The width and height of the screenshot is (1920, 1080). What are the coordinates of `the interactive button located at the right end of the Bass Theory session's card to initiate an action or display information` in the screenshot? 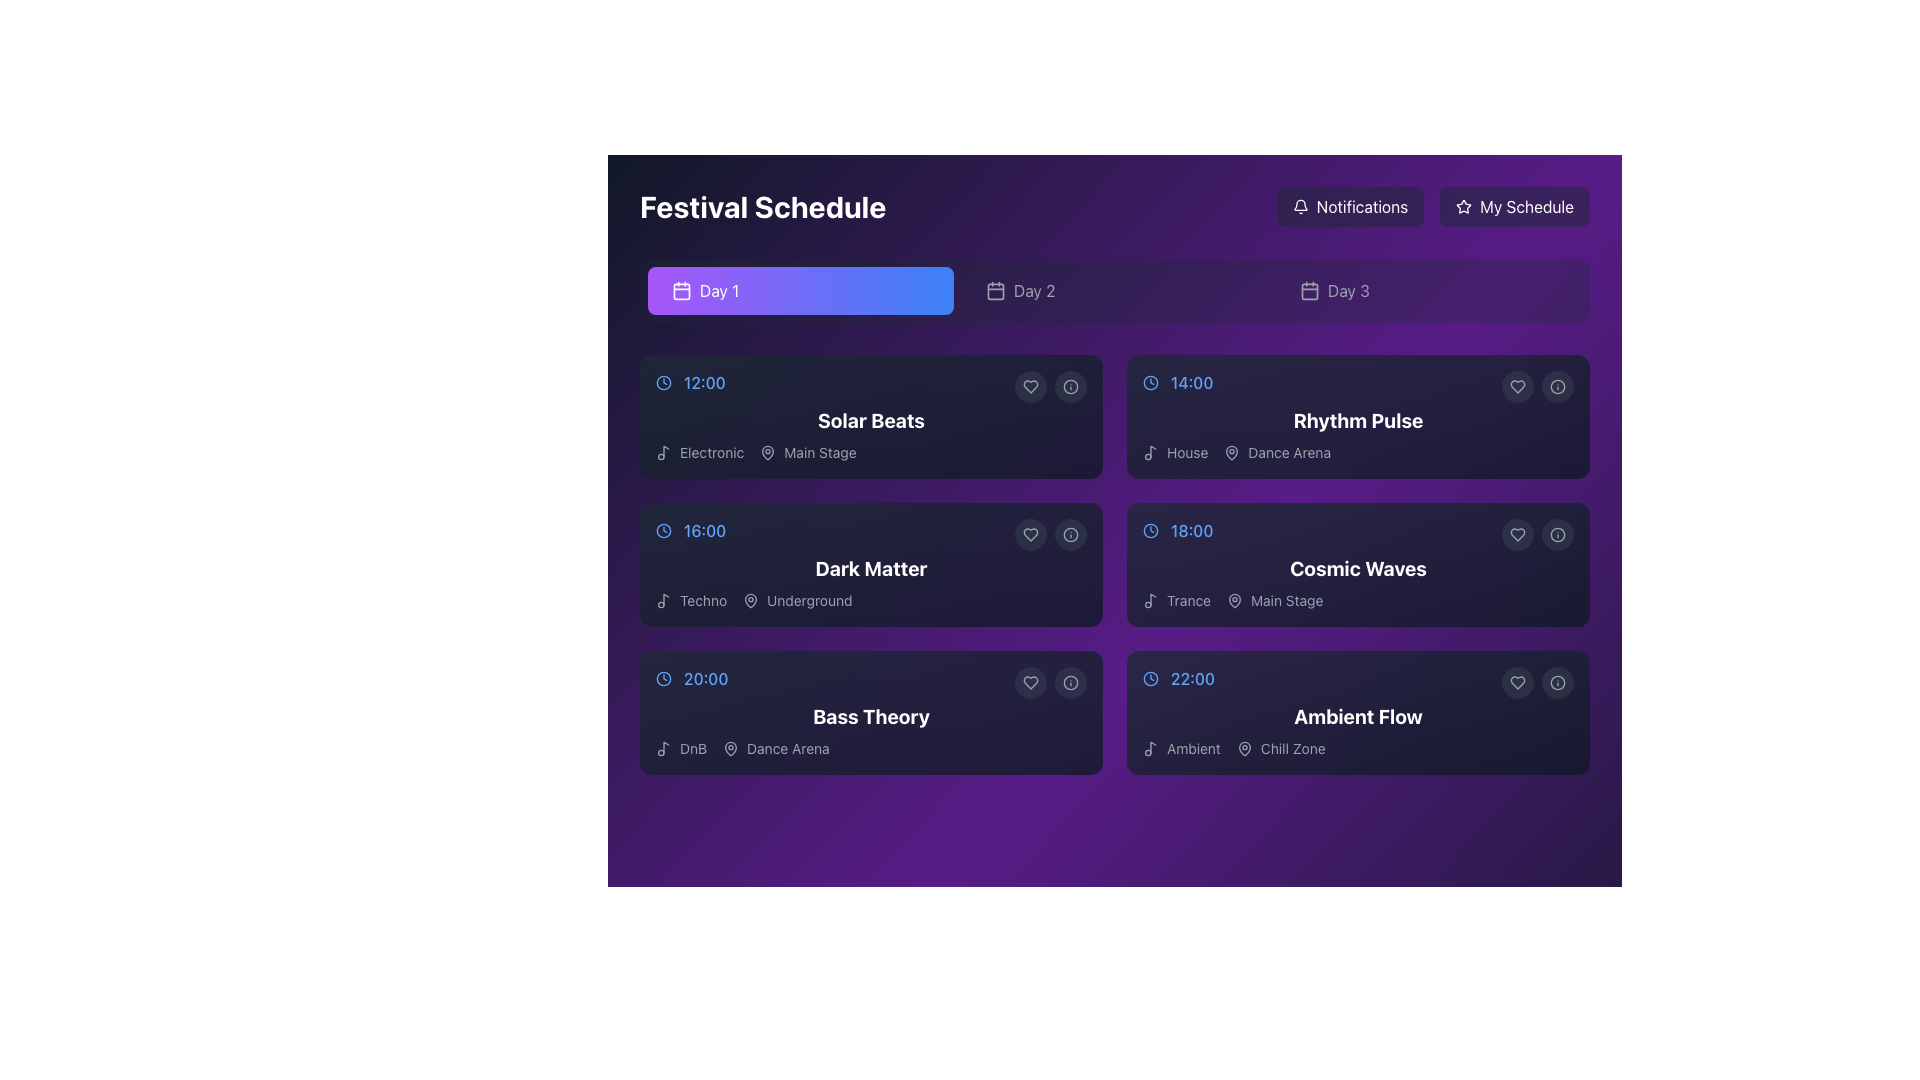 It's located at (1069, 681).